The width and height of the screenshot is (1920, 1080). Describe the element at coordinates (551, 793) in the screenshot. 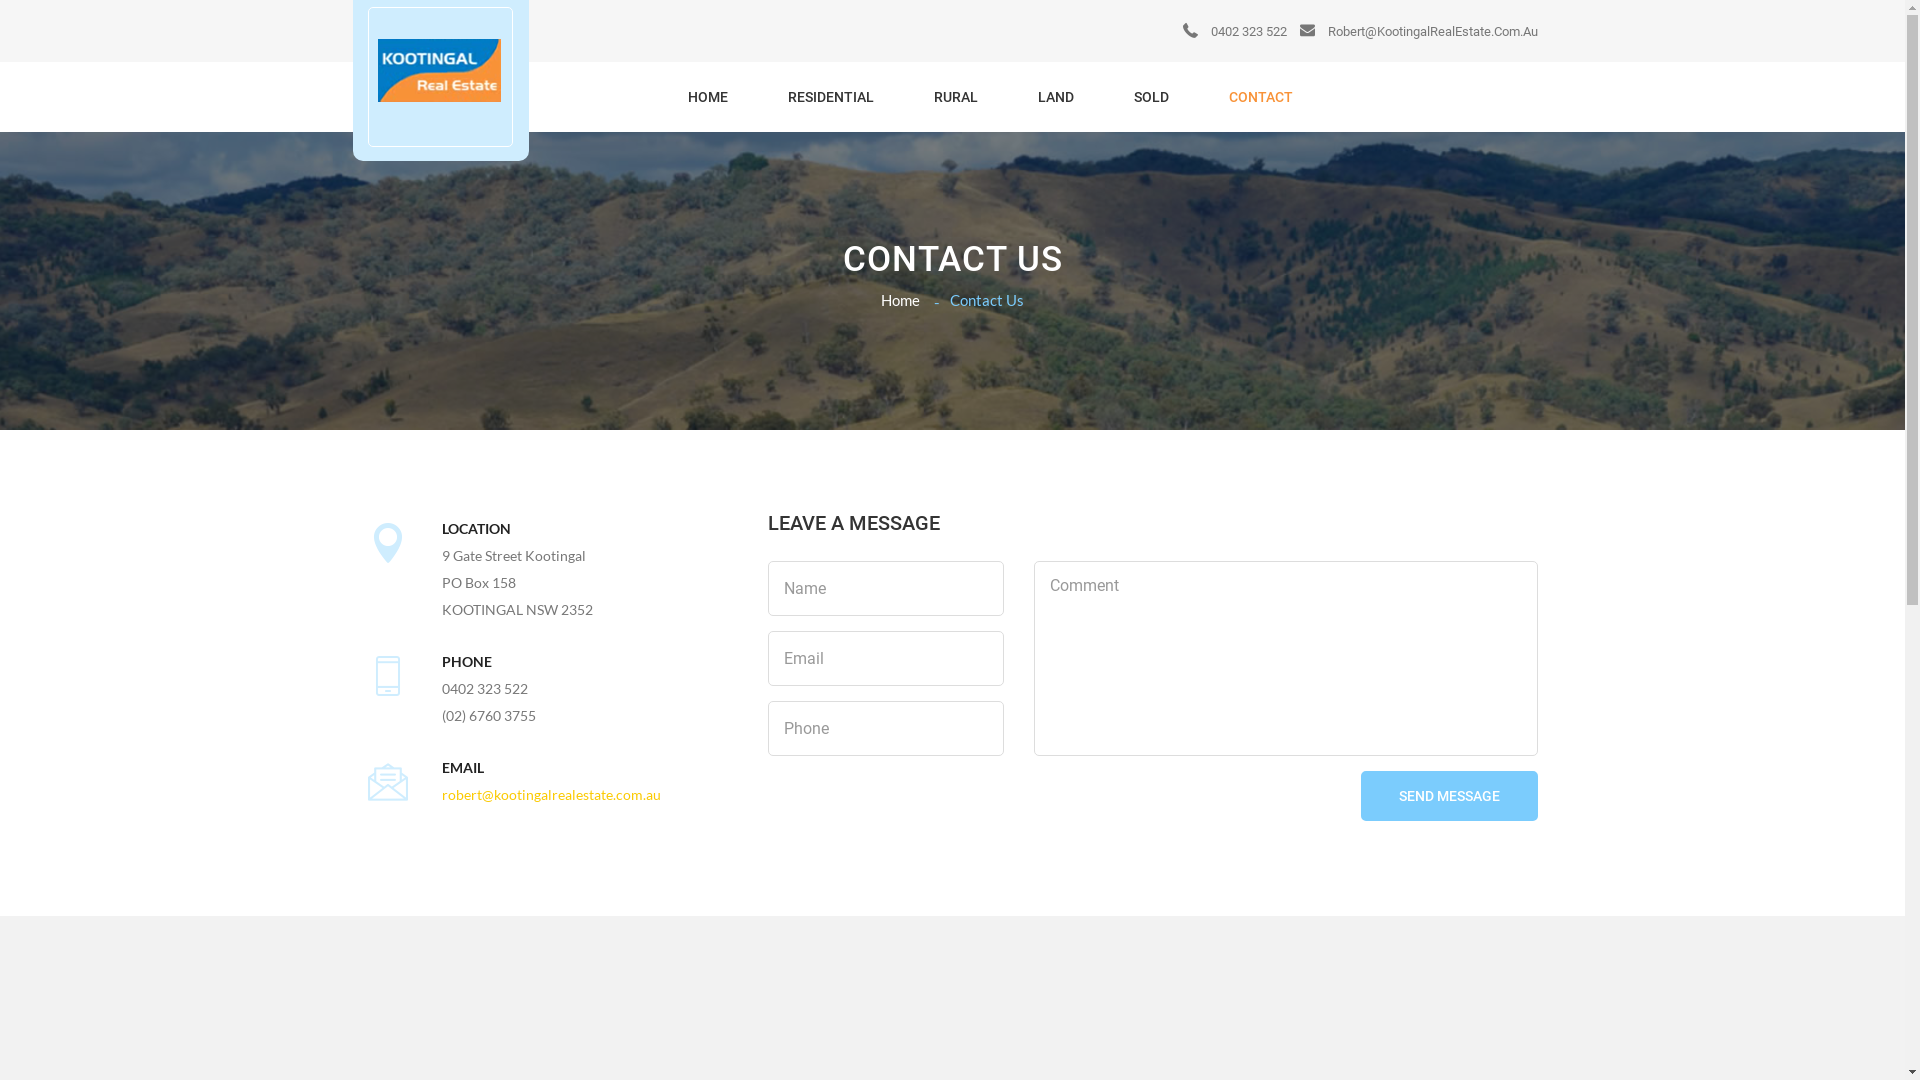

I see `'robert@kootingalrealestate.com.au'` at that location.